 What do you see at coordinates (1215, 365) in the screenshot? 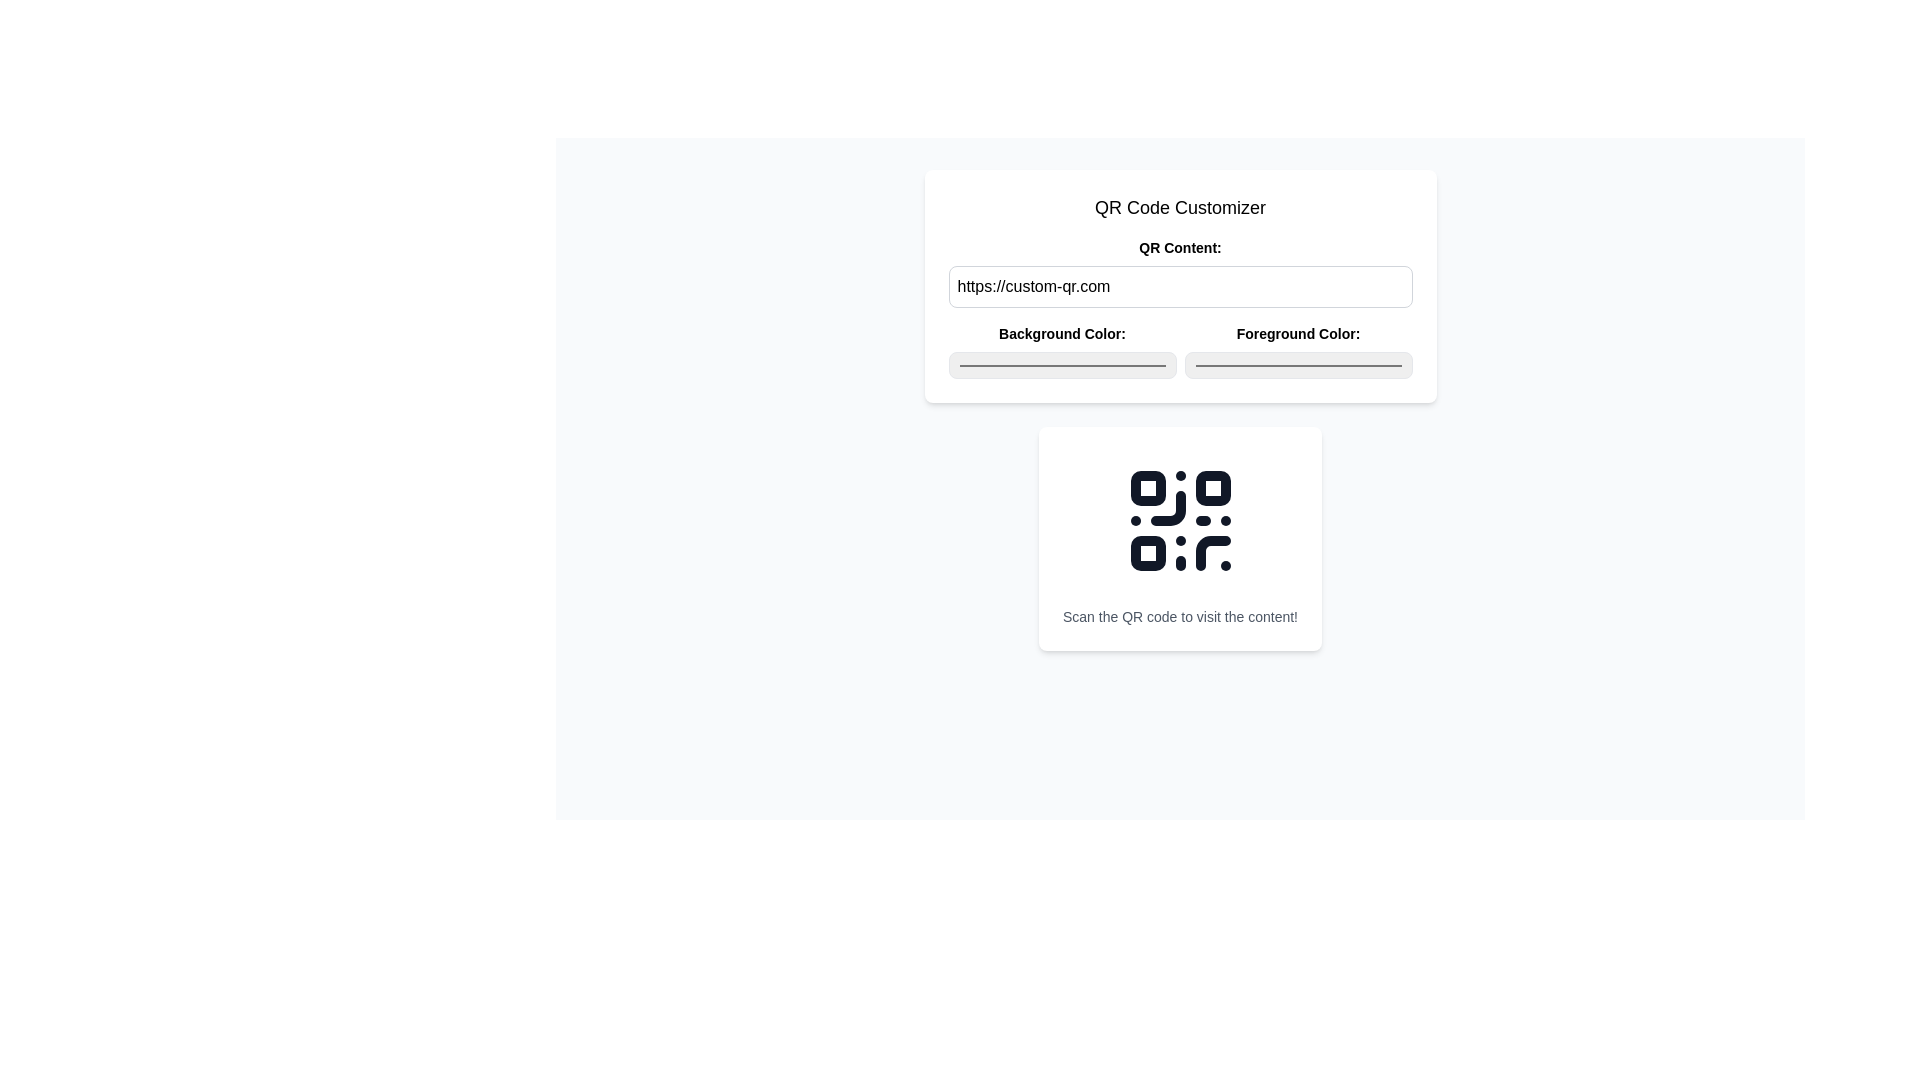
I see `the foreground color value by sliding` at bounding box center [1215, 365].